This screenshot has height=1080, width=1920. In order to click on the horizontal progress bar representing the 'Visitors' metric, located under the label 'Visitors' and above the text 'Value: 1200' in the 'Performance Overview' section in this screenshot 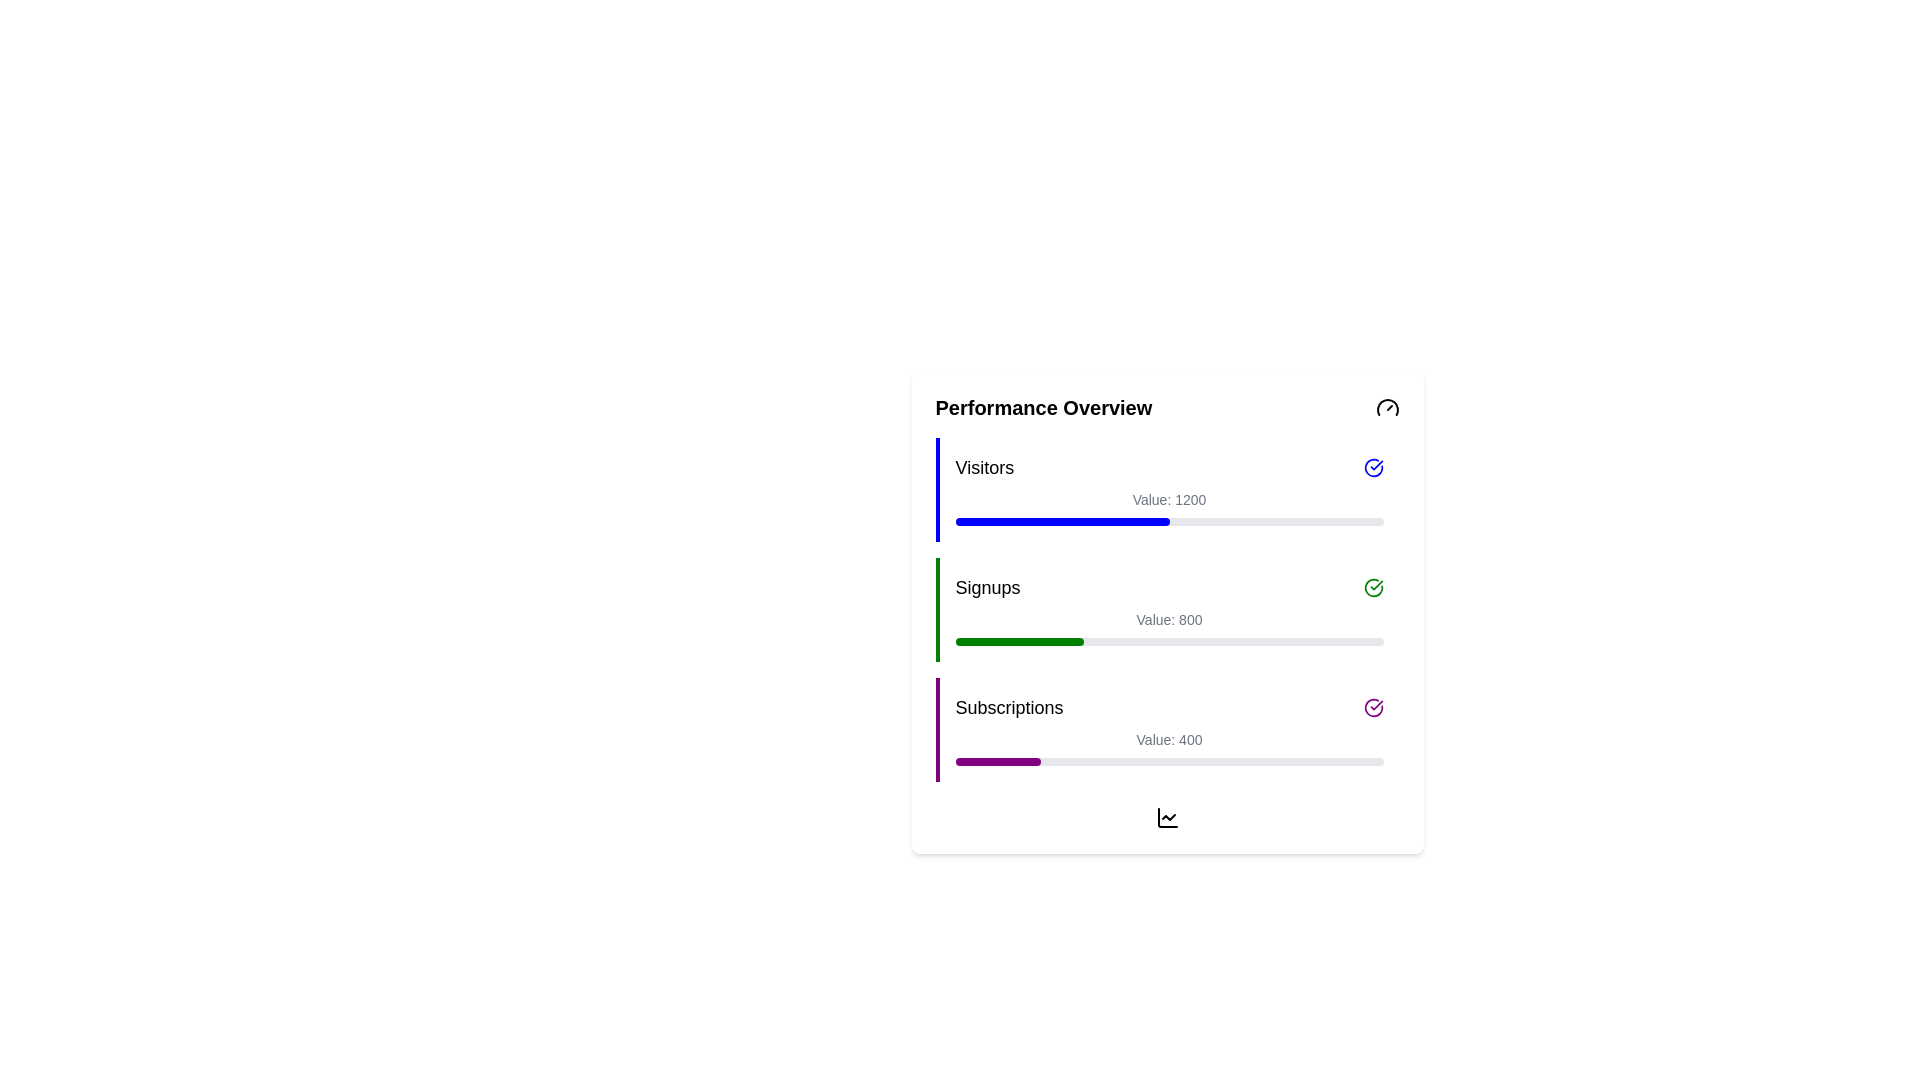, I will do `click(1169, 520)`.